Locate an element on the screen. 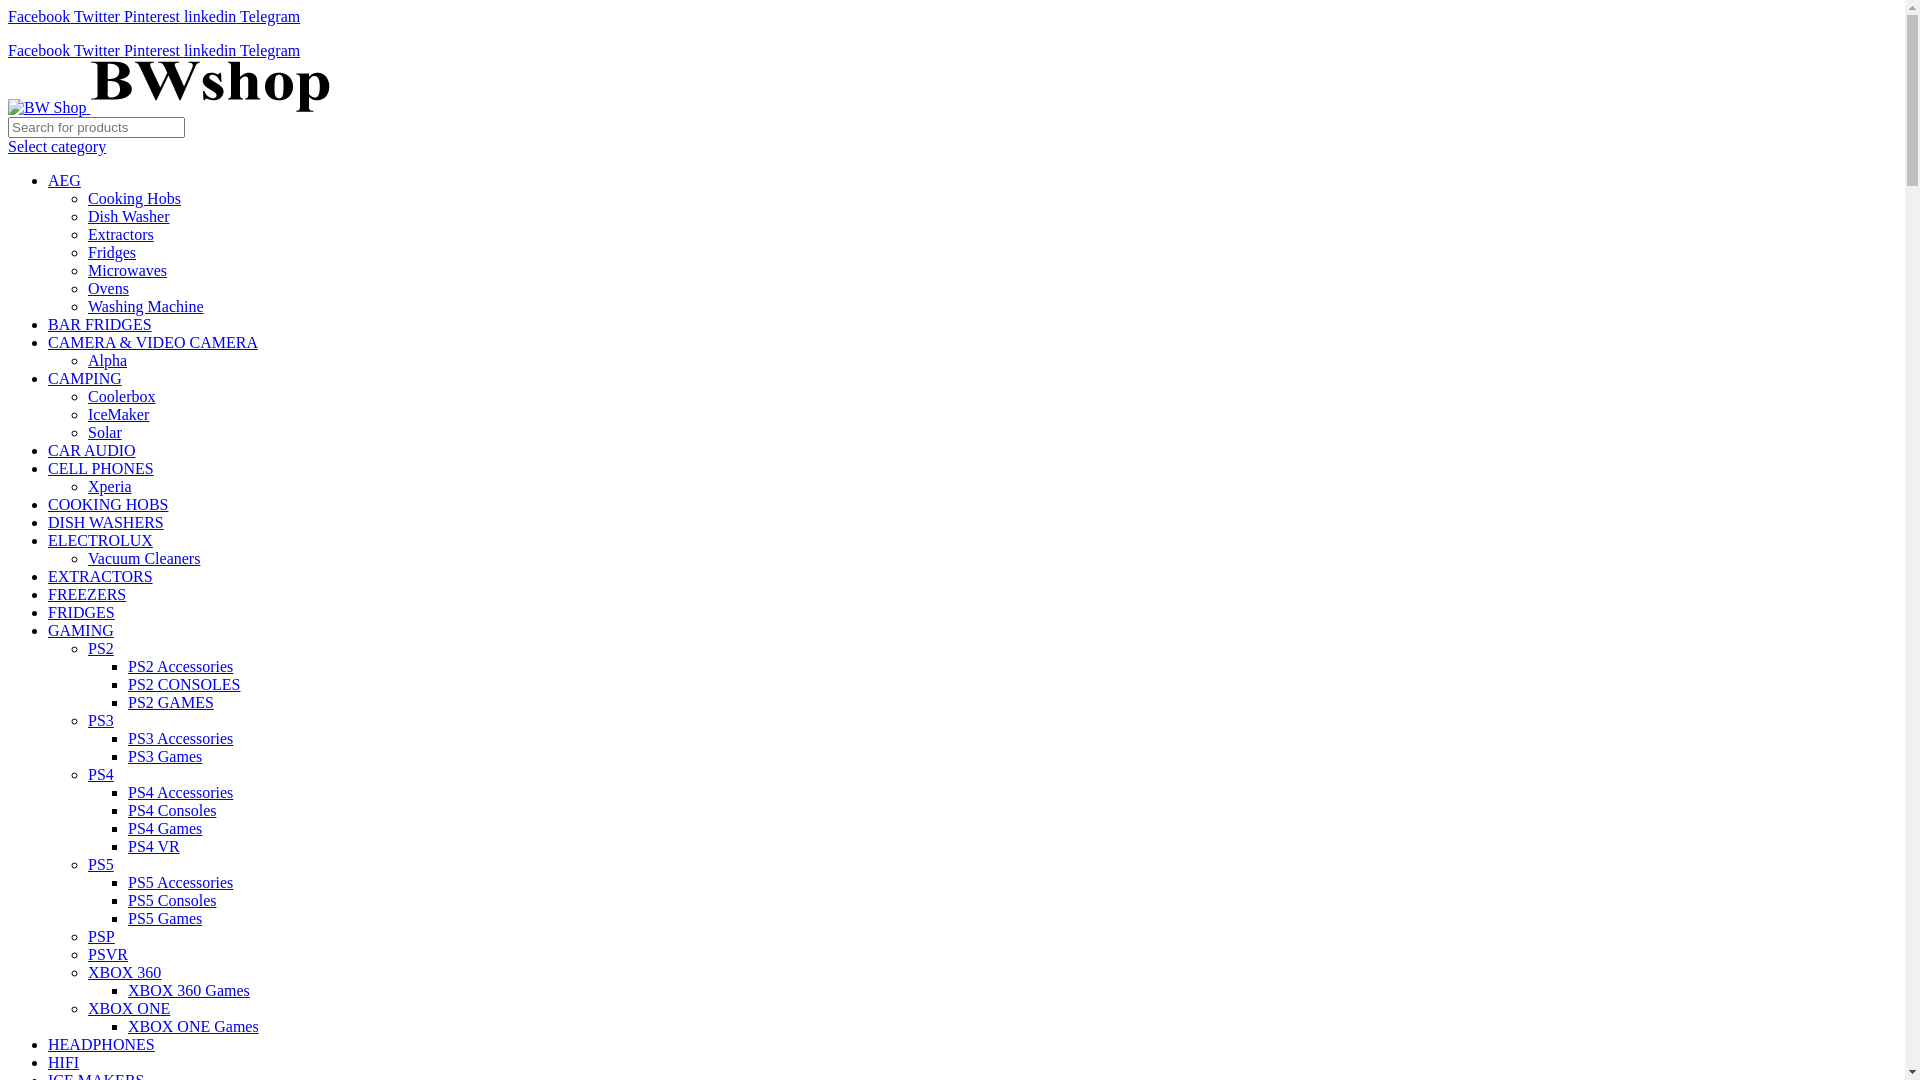 This screenshot has height=1080, width=1920. 'EXTRACTORS' is located at coordinates (99, 576).